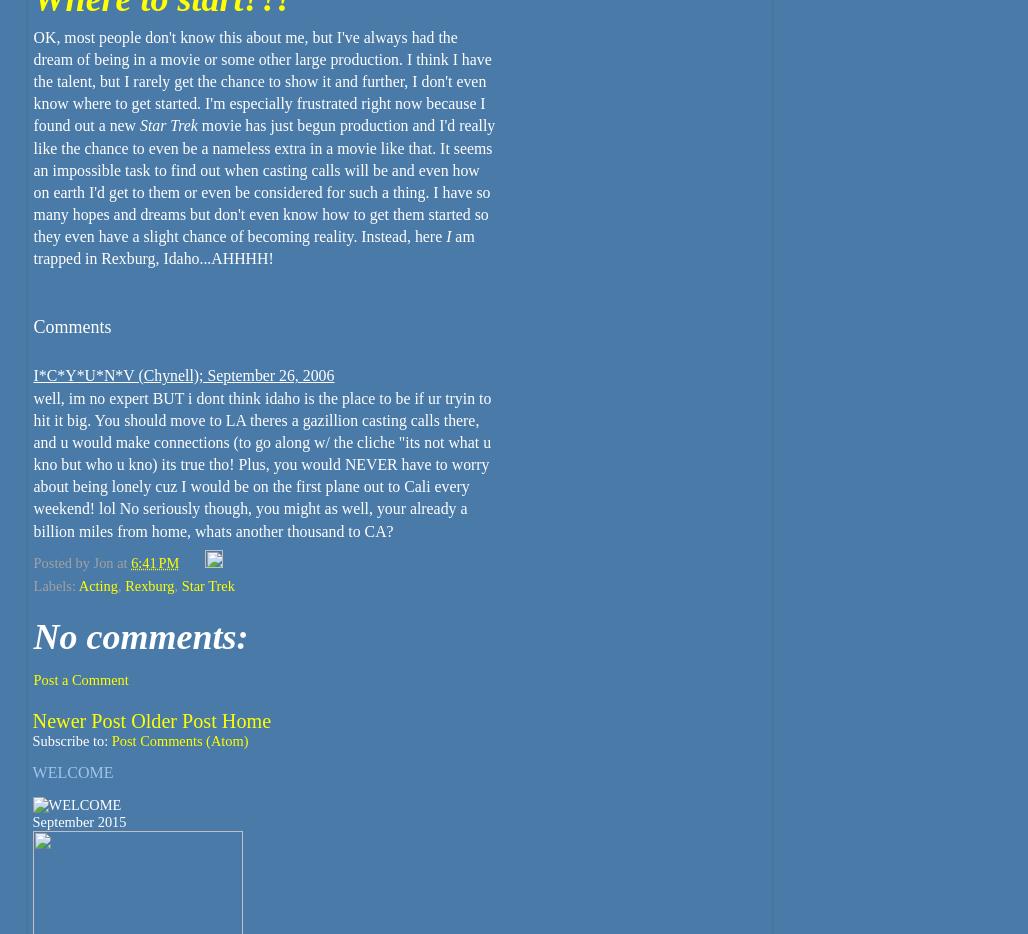 This screenshot has width=1028, height=934. Describe the element at coordinates (102, 560) in the screenshot. I see `'Jon'` at that location.